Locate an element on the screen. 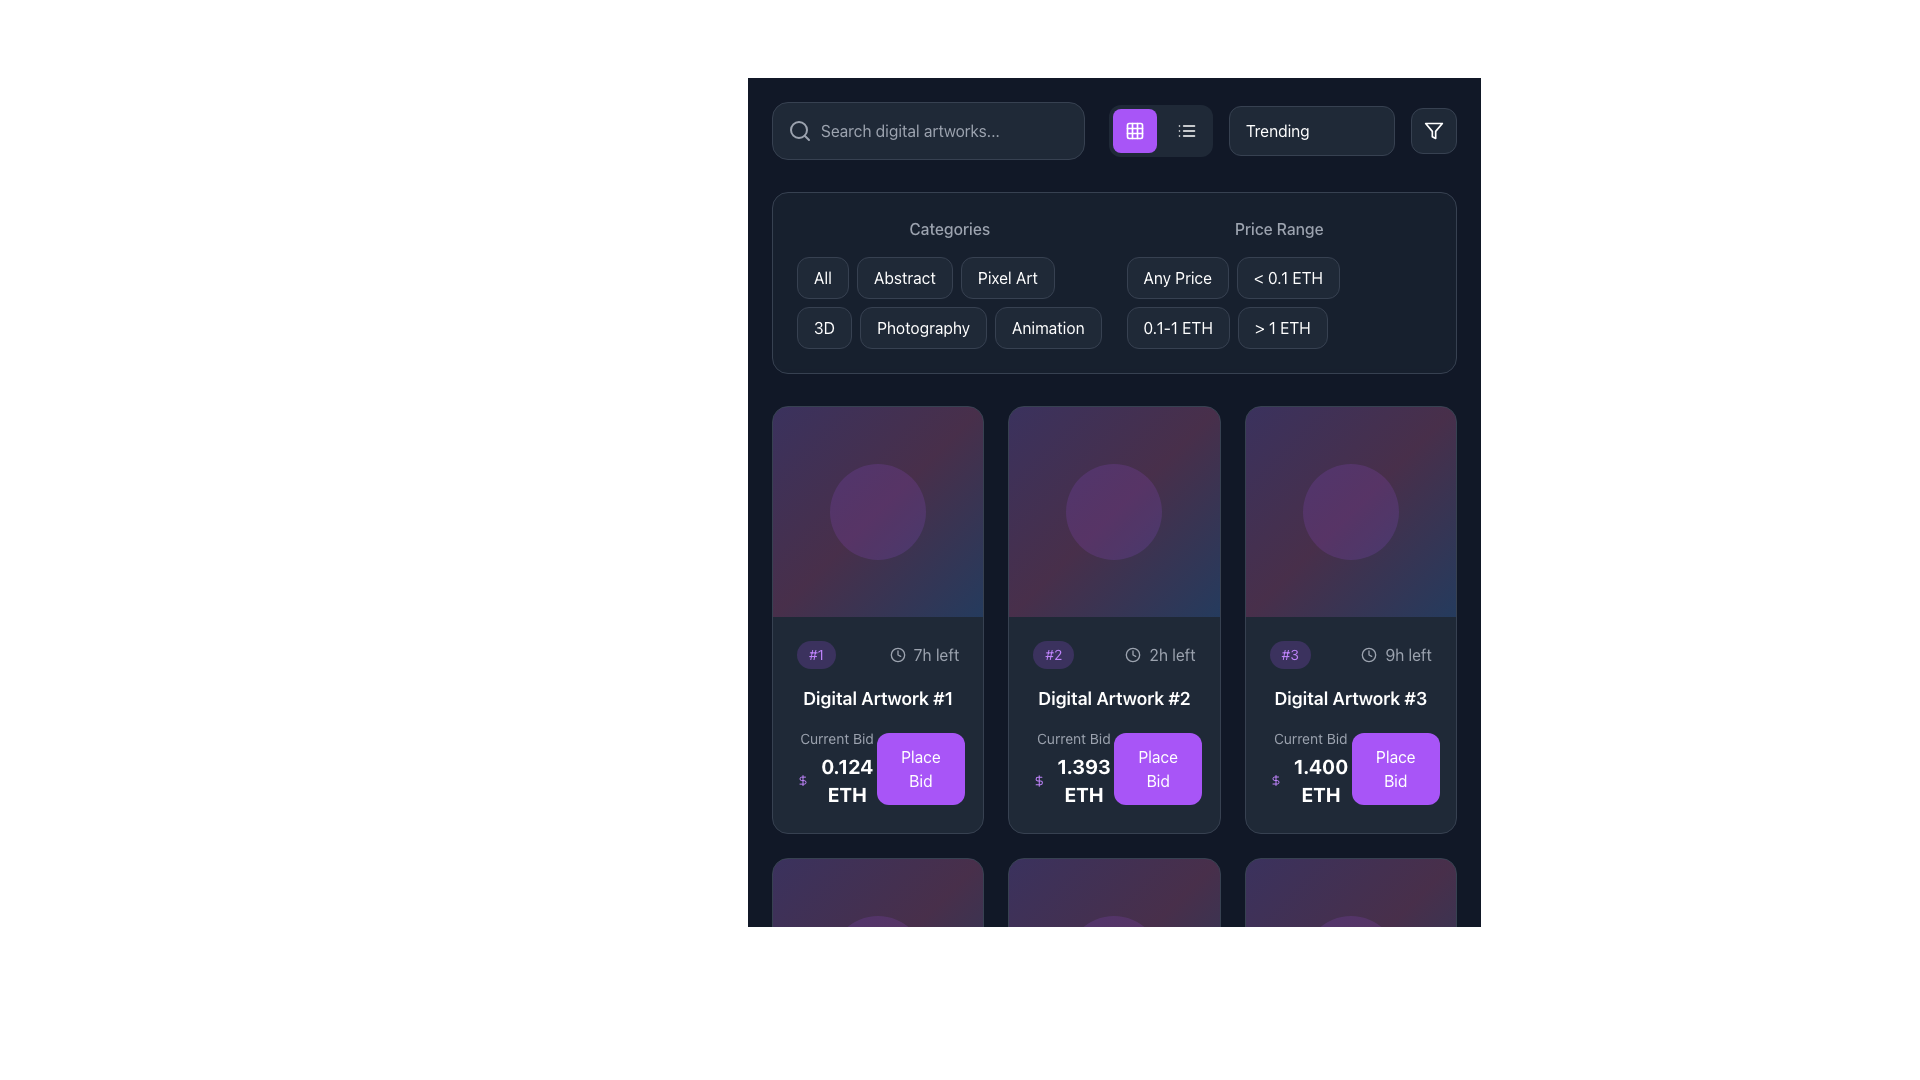 The image size is (1920, 1080). the grid view button, which is the second button from the left in a row of controls at the top of the interface is located at coordinates (1113, 131).